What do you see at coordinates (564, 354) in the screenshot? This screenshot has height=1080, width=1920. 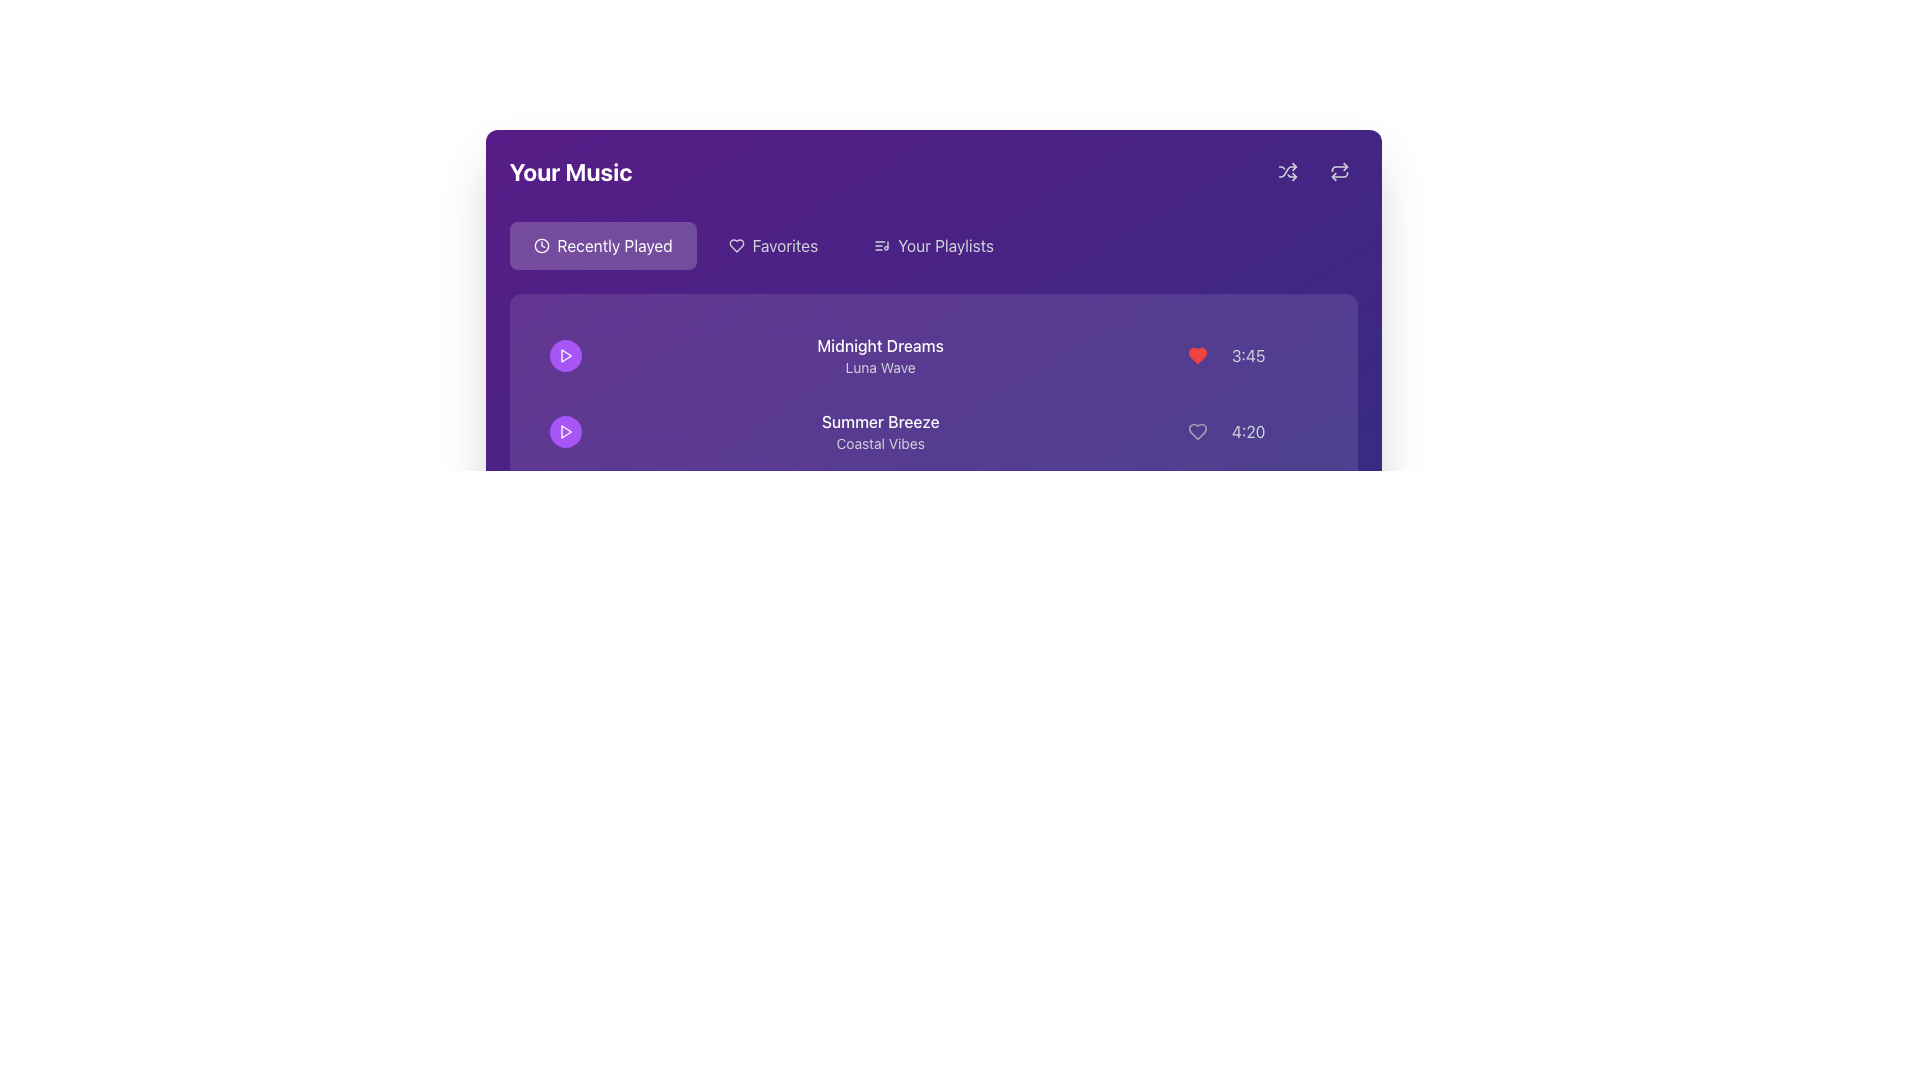 I see `the play button icon with a triangular arrow, styled with white strokes on a purple circular background, located under the 'Your Music' header` at bounding box center [564, 354].